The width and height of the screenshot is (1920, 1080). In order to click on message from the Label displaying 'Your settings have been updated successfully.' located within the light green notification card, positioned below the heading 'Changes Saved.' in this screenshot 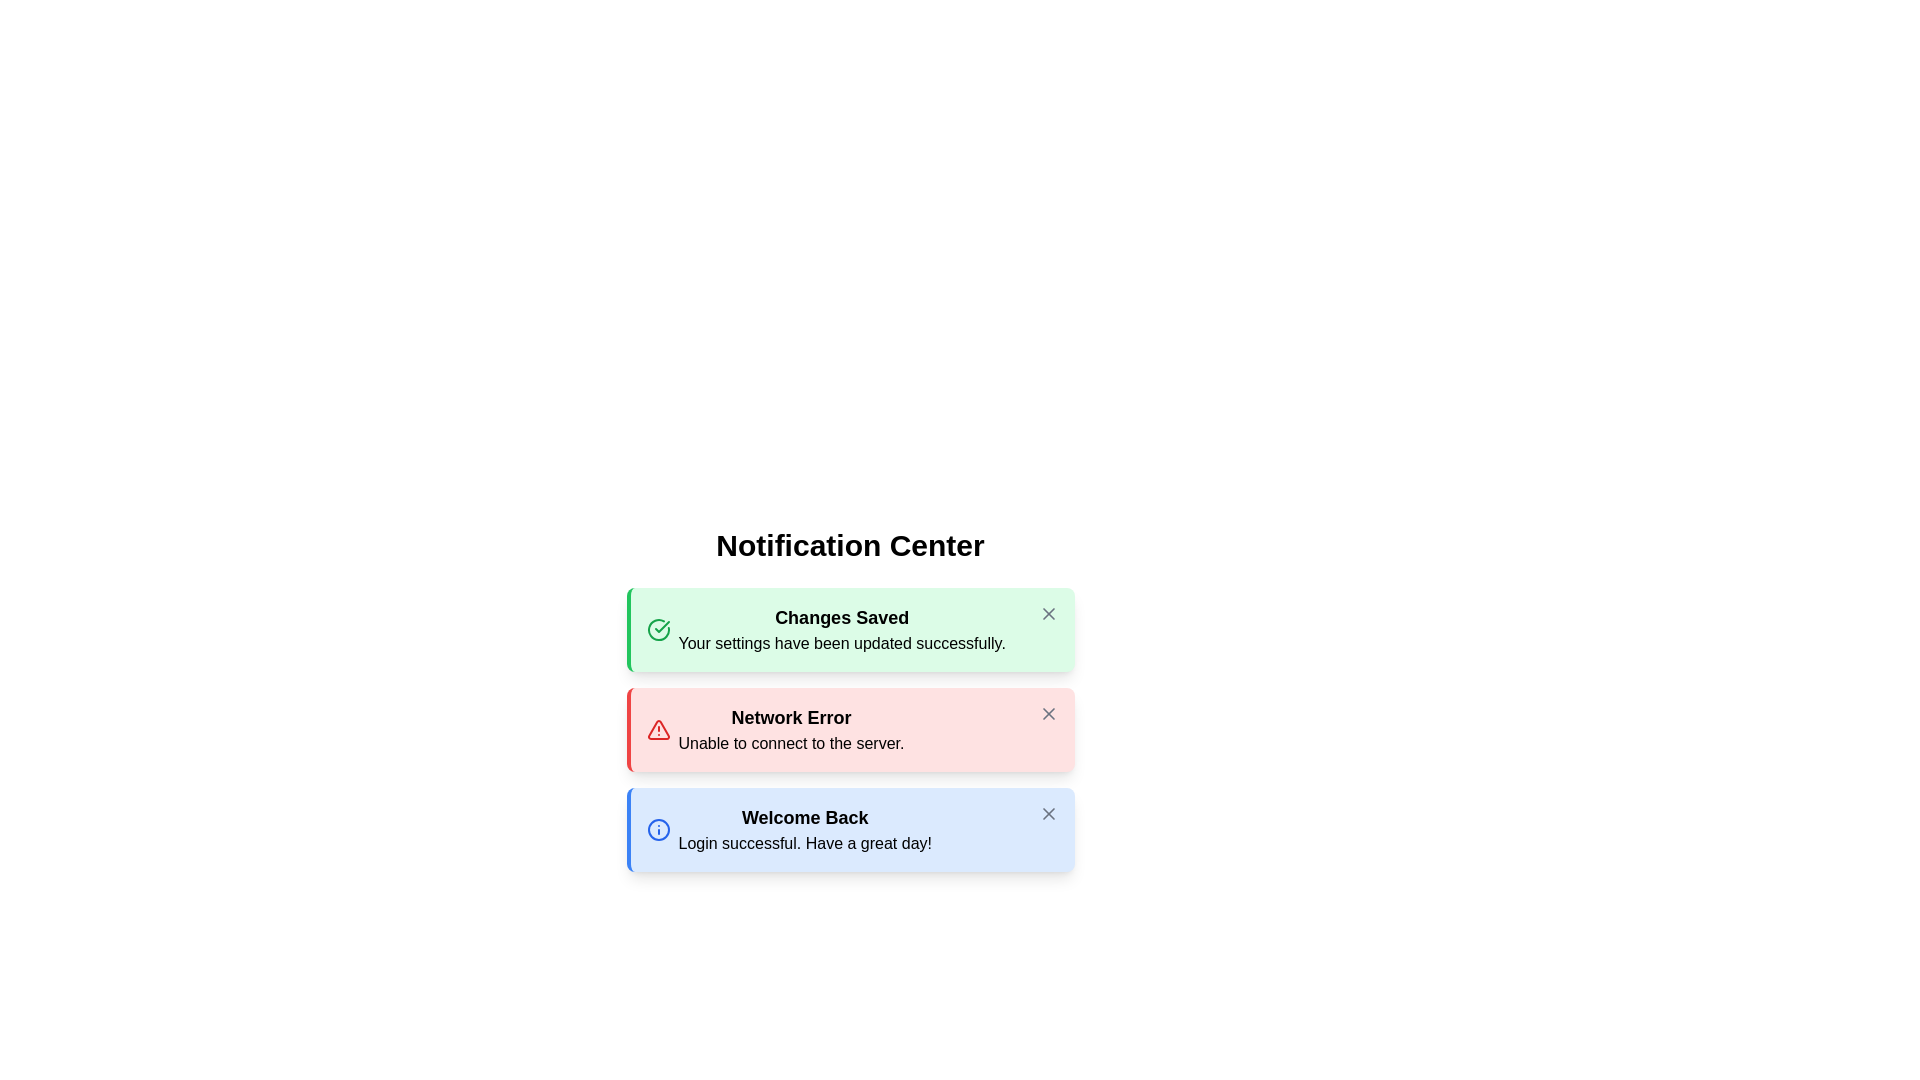, I will do `click(842, 644)`.